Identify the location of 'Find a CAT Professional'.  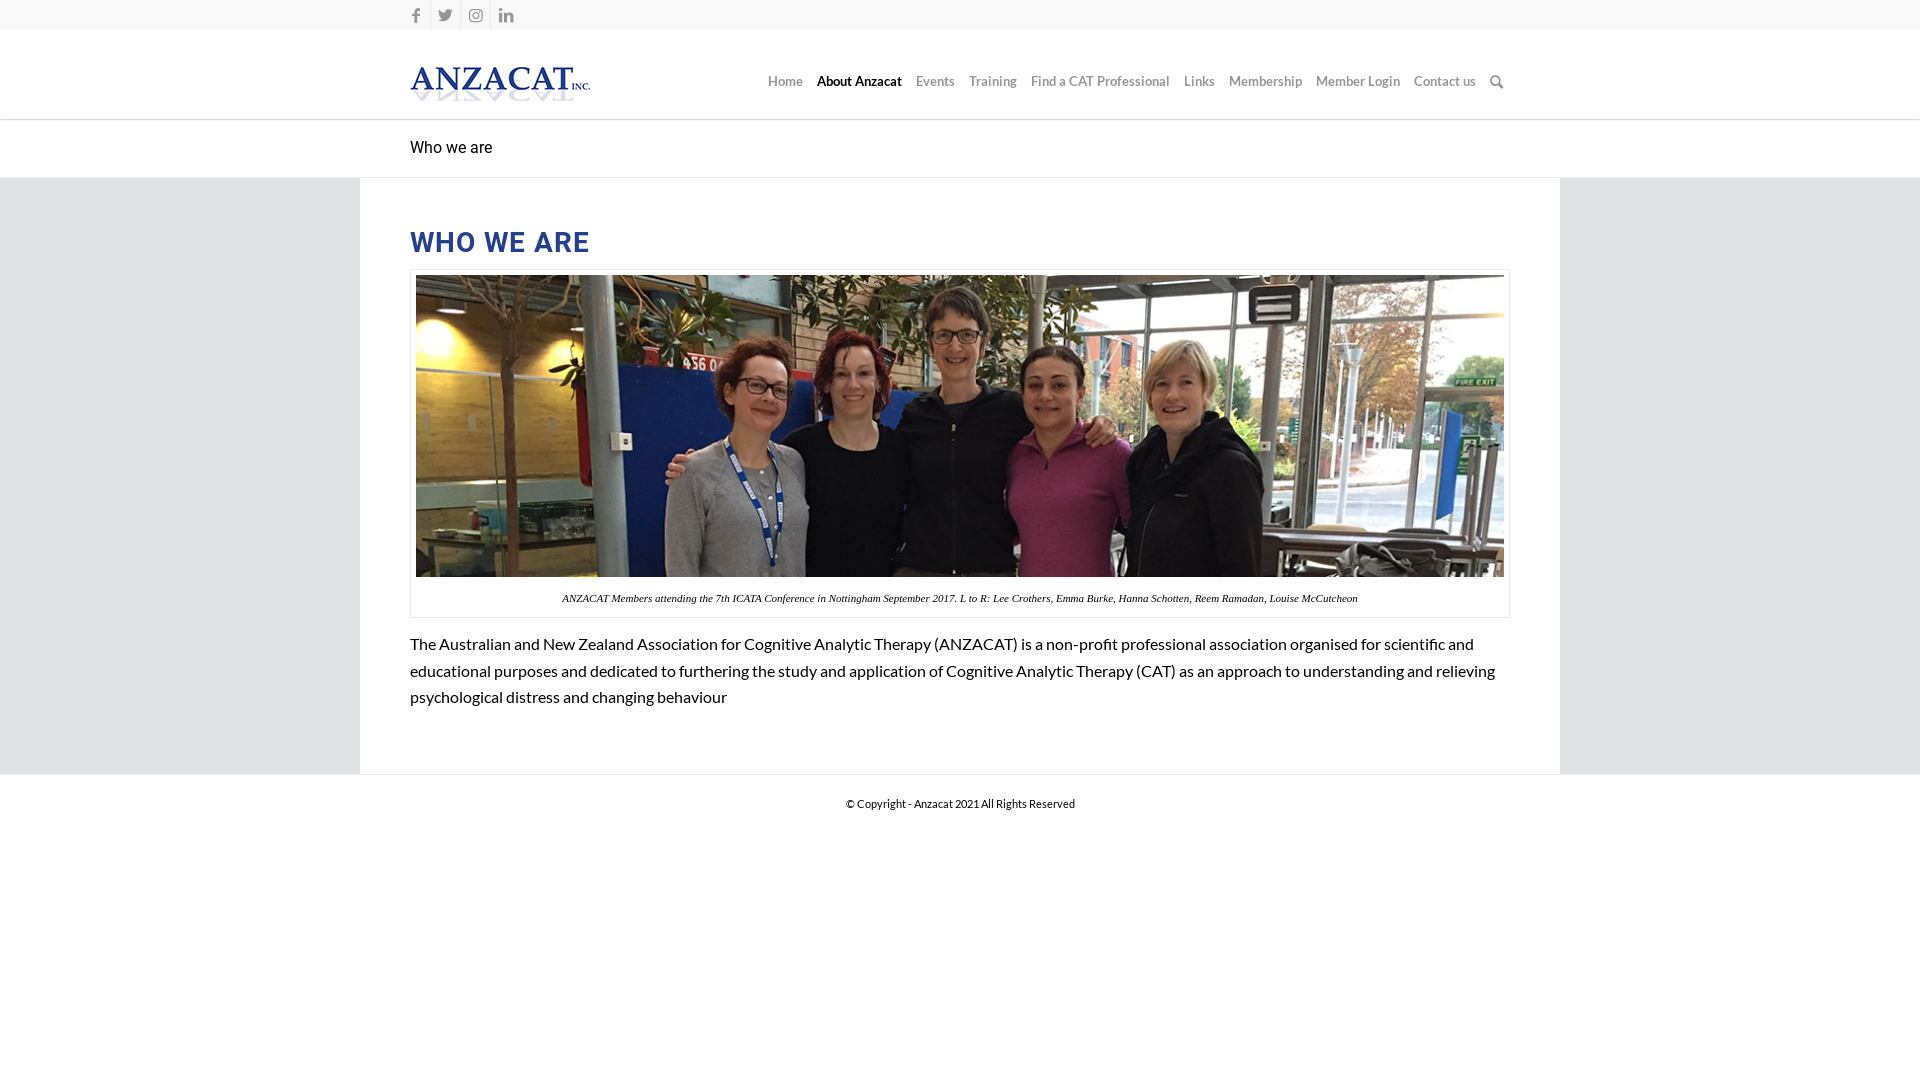
(1099, 80).